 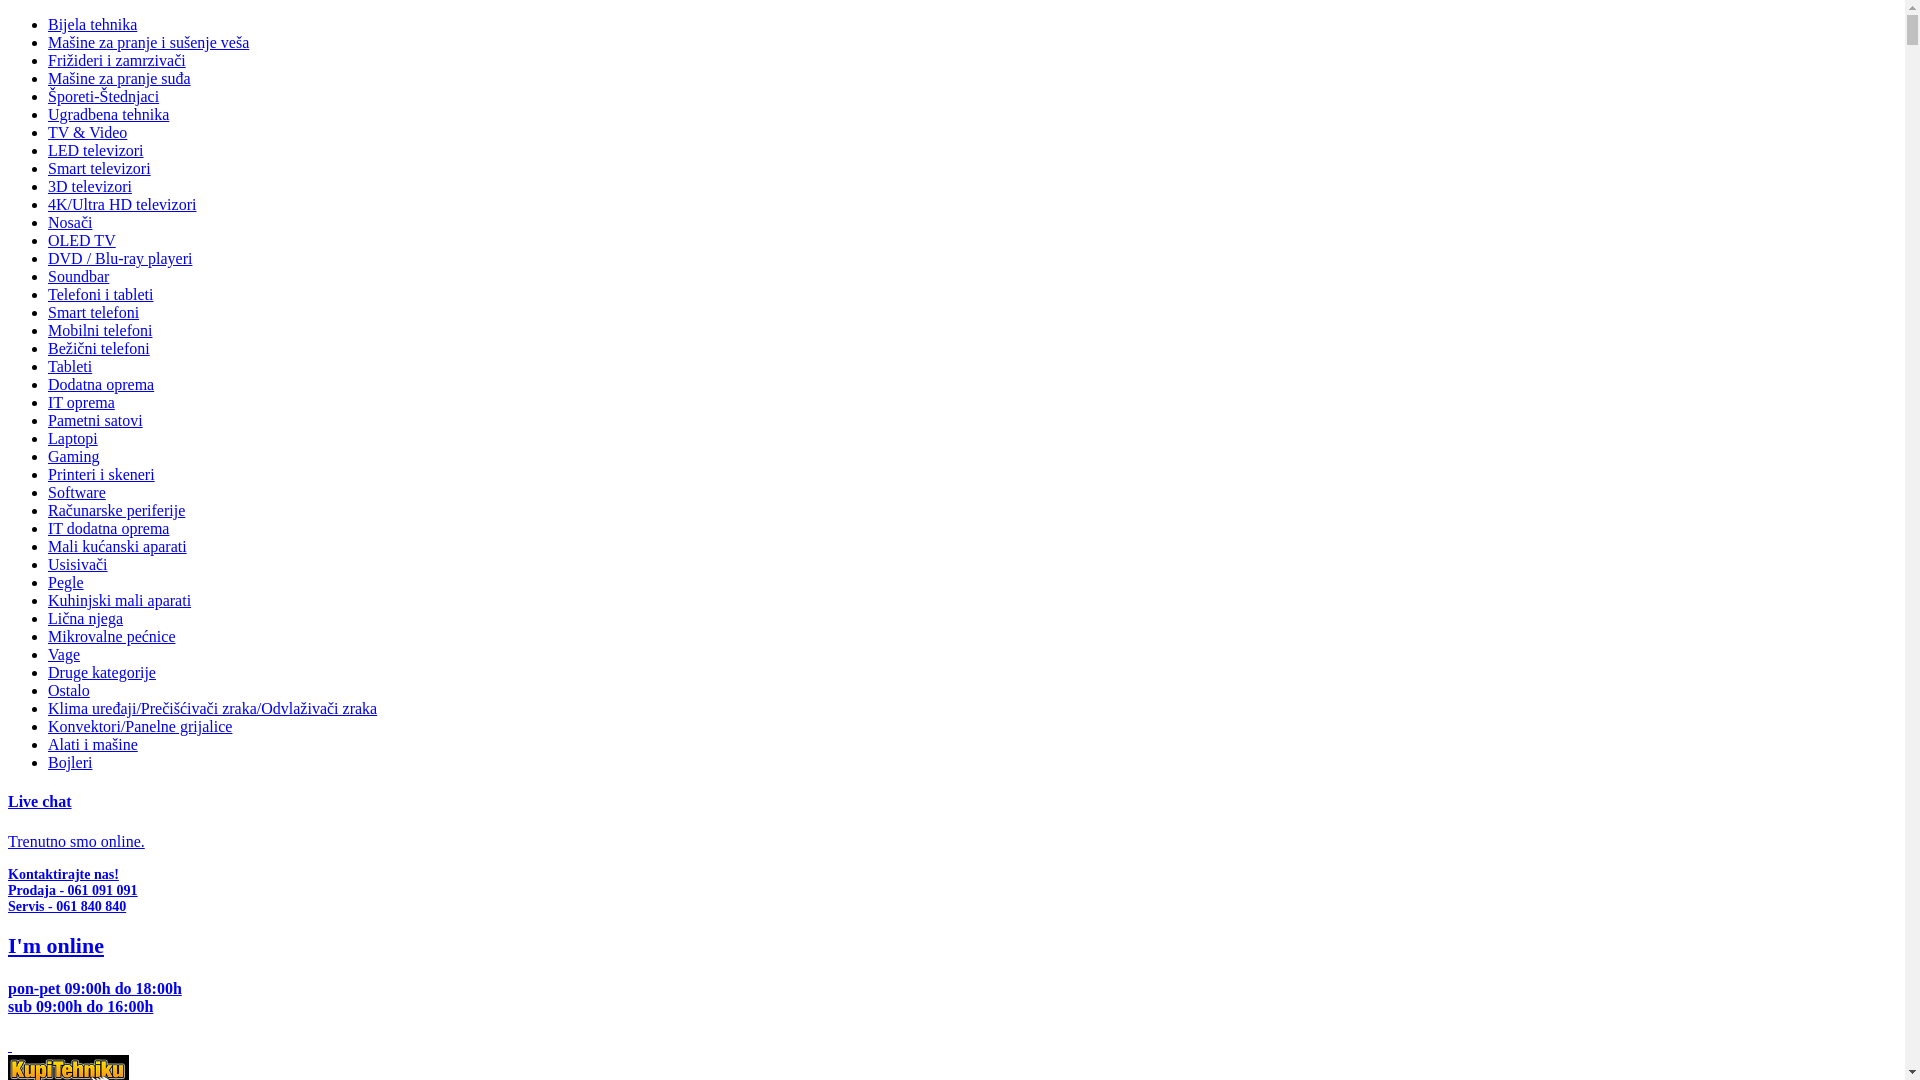 I want to click on 'Tableti', so click(x=48, y=366).